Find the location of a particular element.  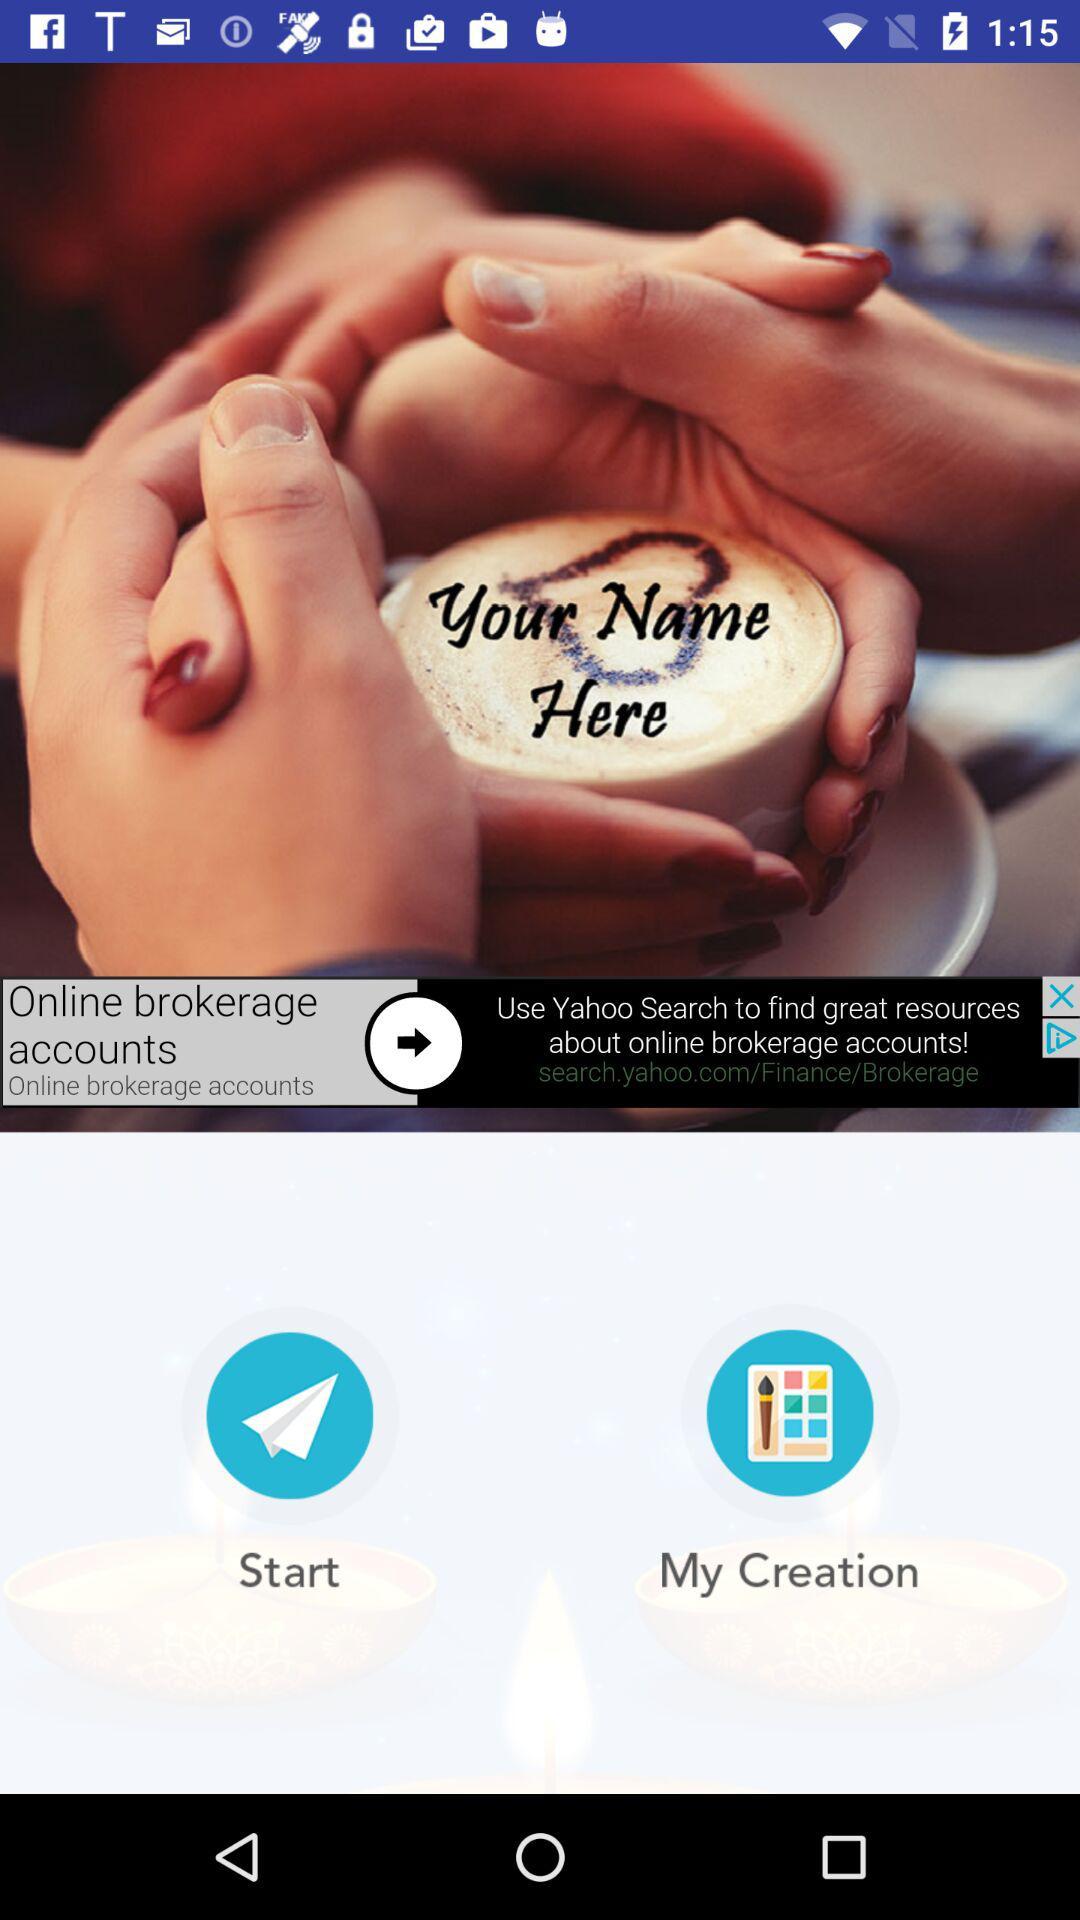

advertisement banner is located at coordinates (540, 1041).